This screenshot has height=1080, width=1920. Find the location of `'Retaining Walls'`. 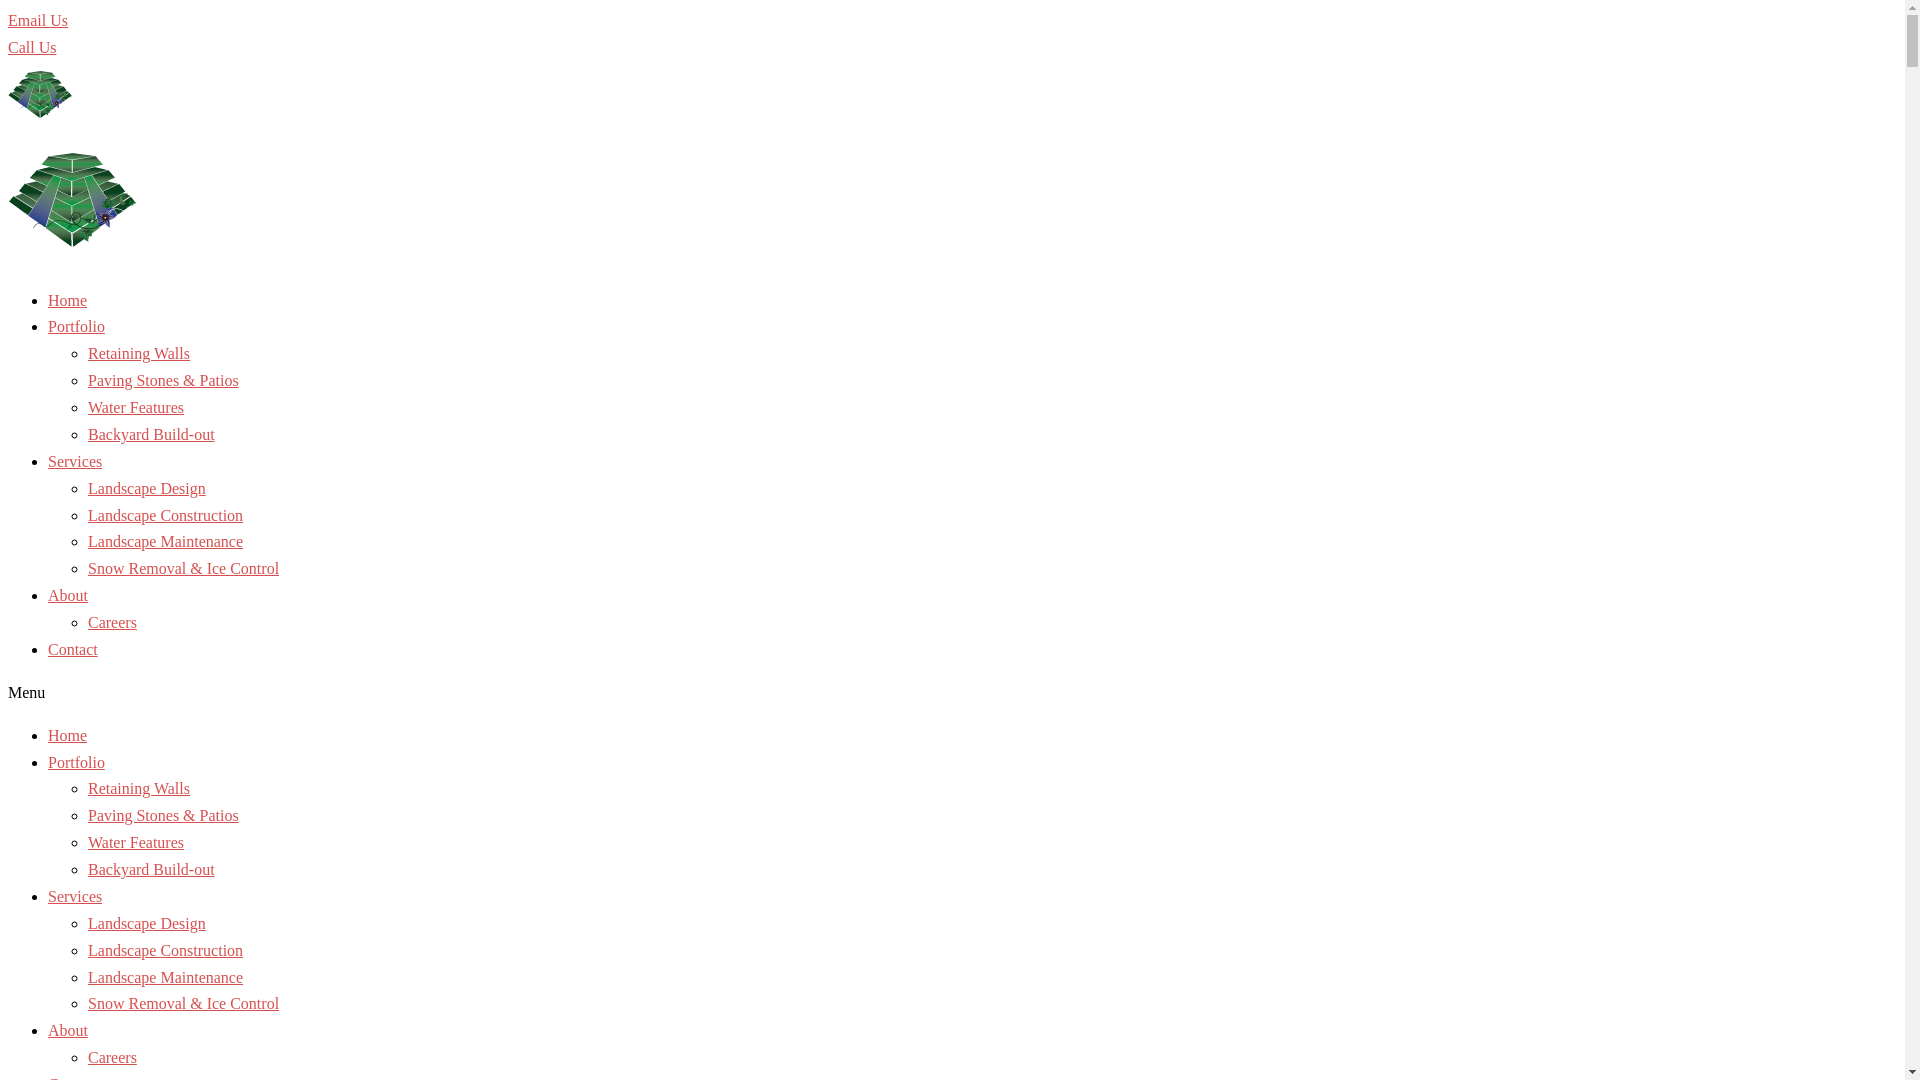

'Retaining Walls' is located at coordinates (86, 352).